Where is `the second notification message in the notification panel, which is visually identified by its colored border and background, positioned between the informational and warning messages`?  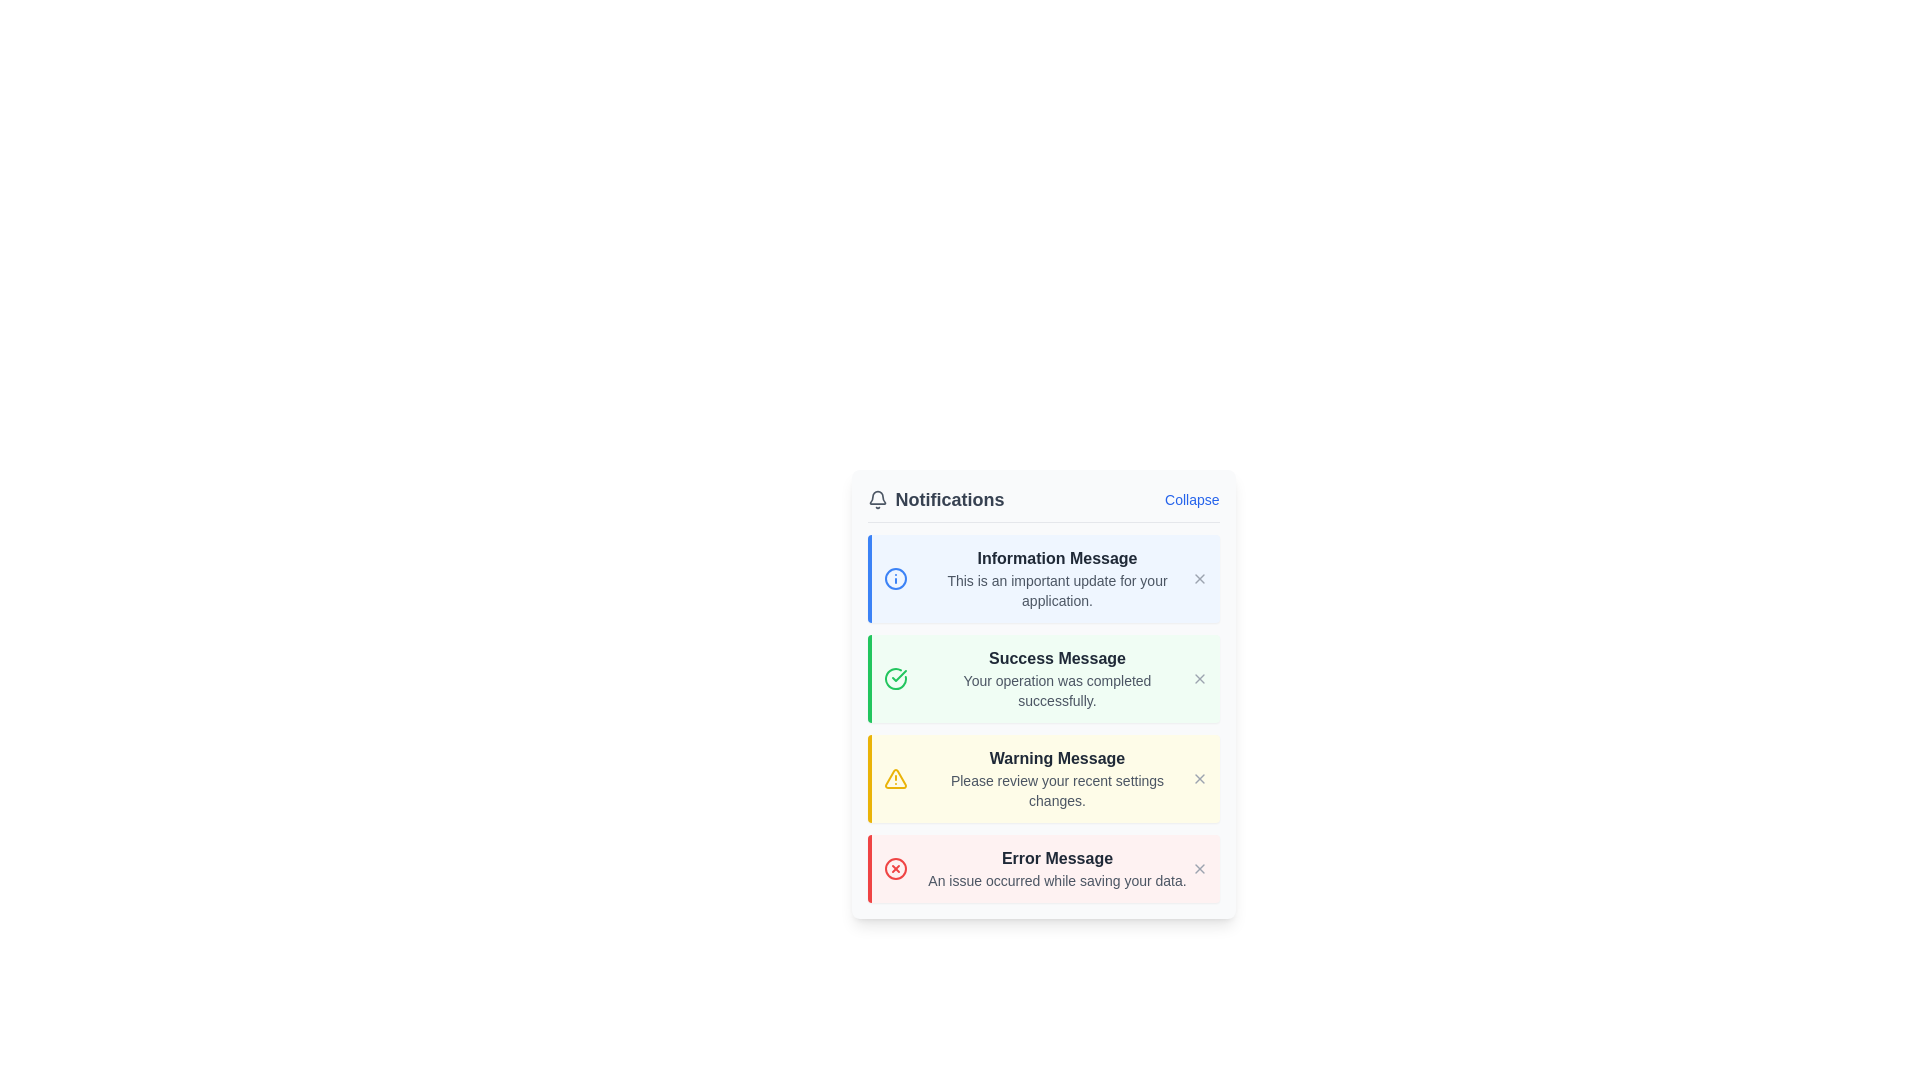 the second notification message in the notification panel, which is visually identified by its colored border and background, positioned between the informational and warning messages is located at coordinates (1042, 717).